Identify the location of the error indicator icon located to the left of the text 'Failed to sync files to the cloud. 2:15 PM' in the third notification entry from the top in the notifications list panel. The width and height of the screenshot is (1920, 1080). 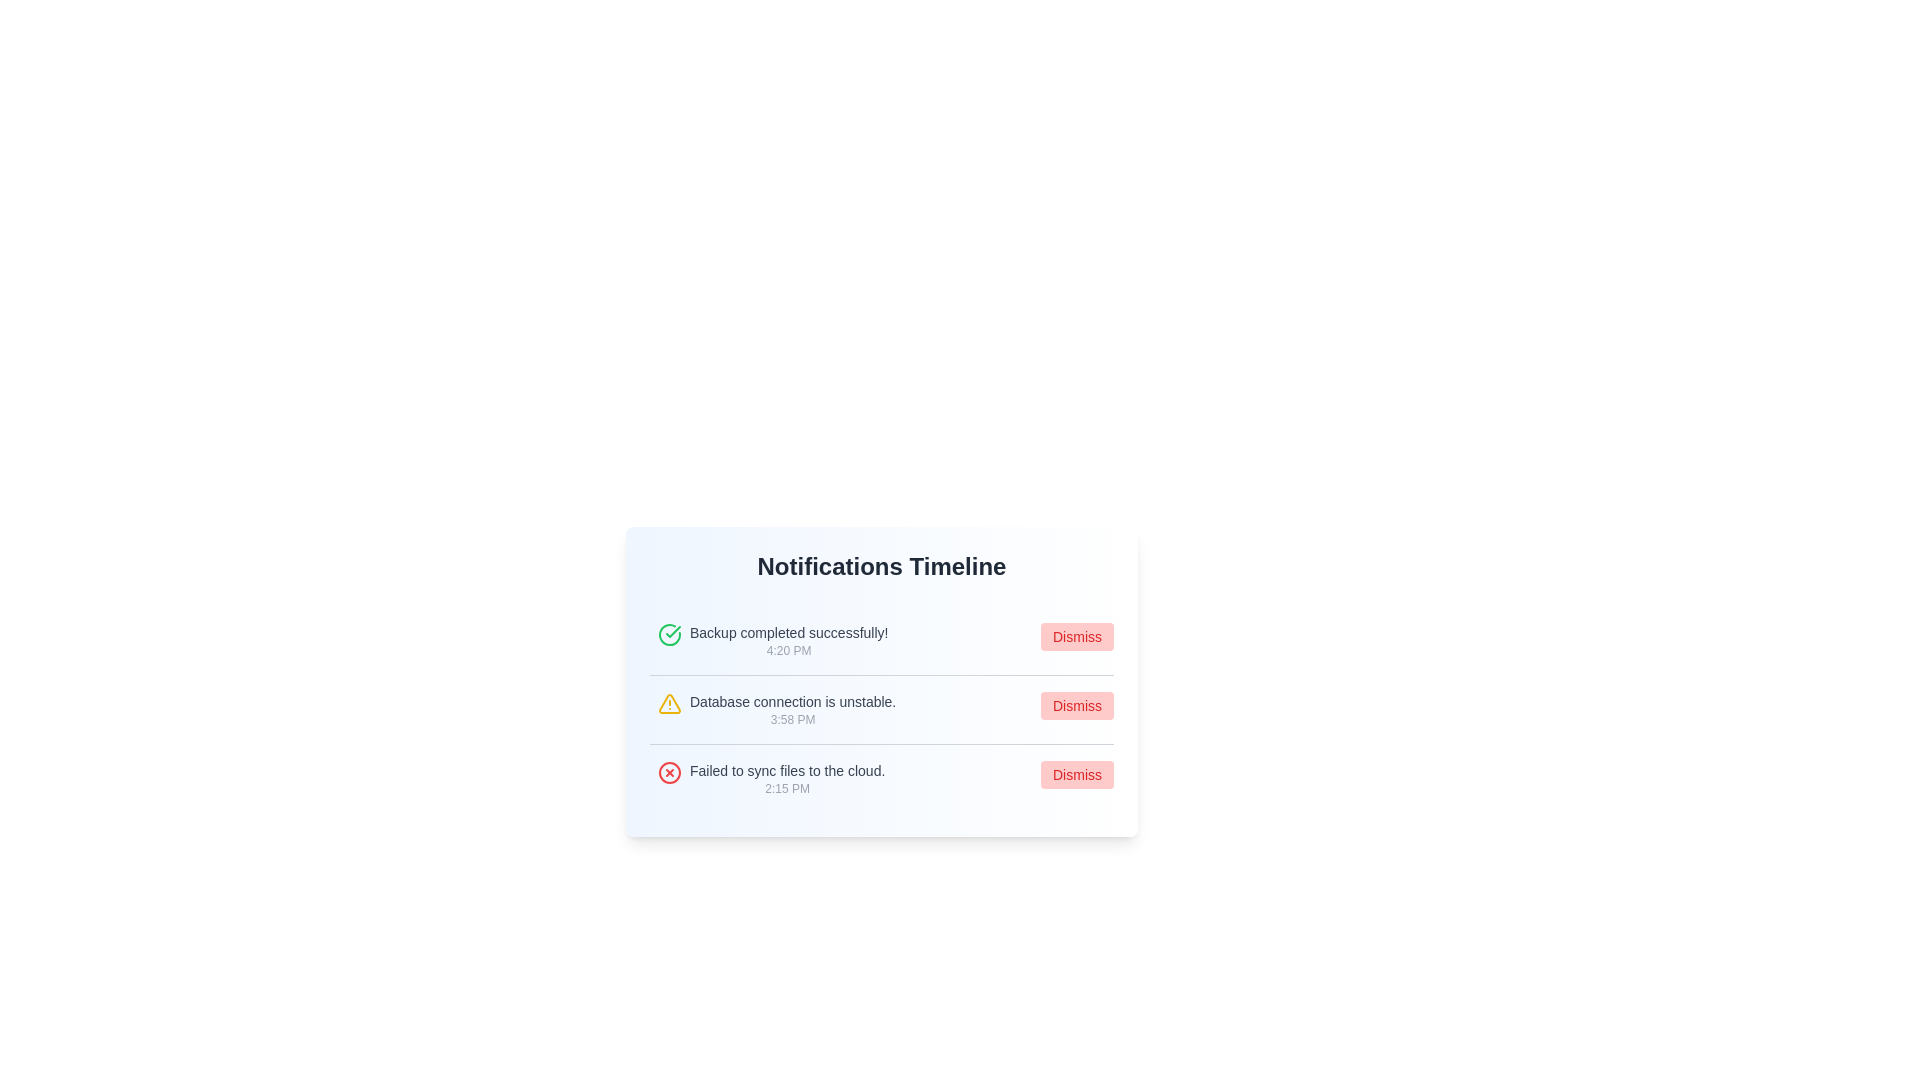
(670, 771).